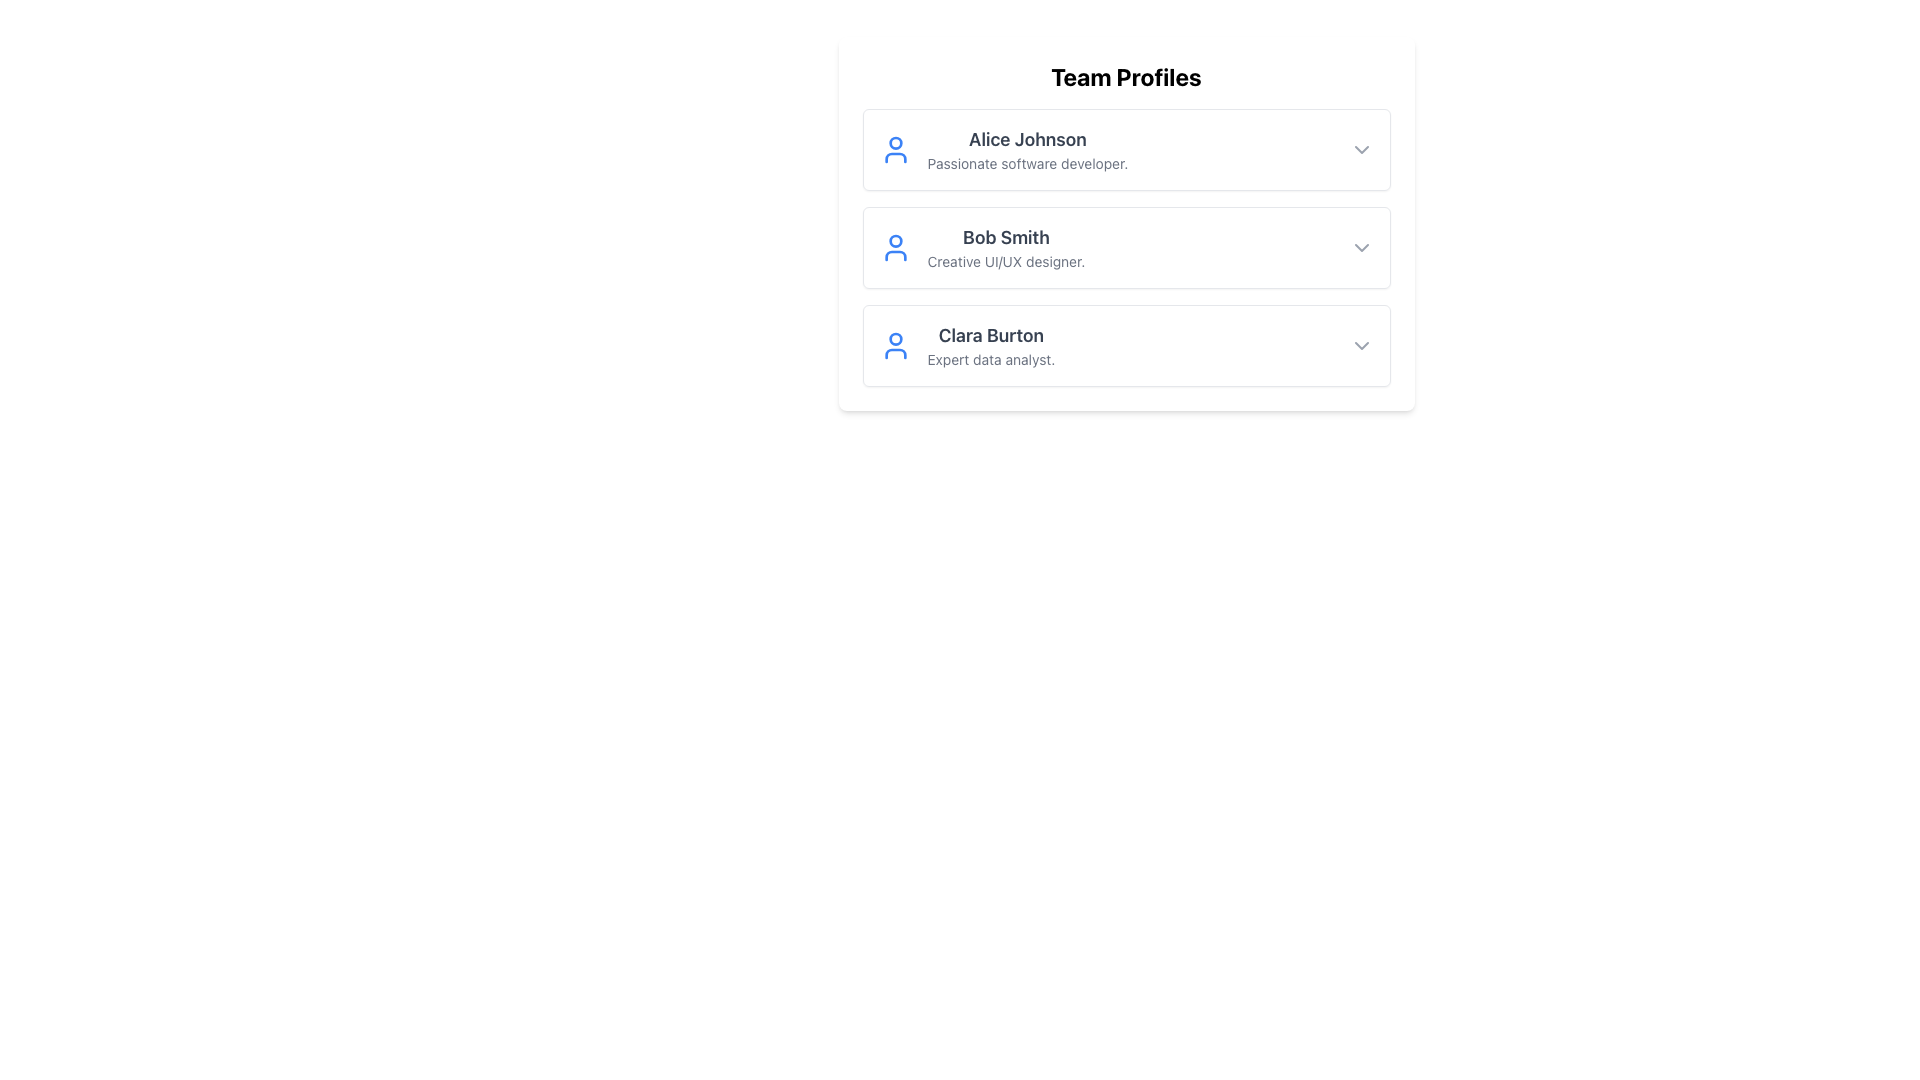 Image resolution: width=1920 pixels, height=1080 pixels. I want to click on the toggle button located at the top-right corner of Bob Smith's profile card, so click(1360, 246).